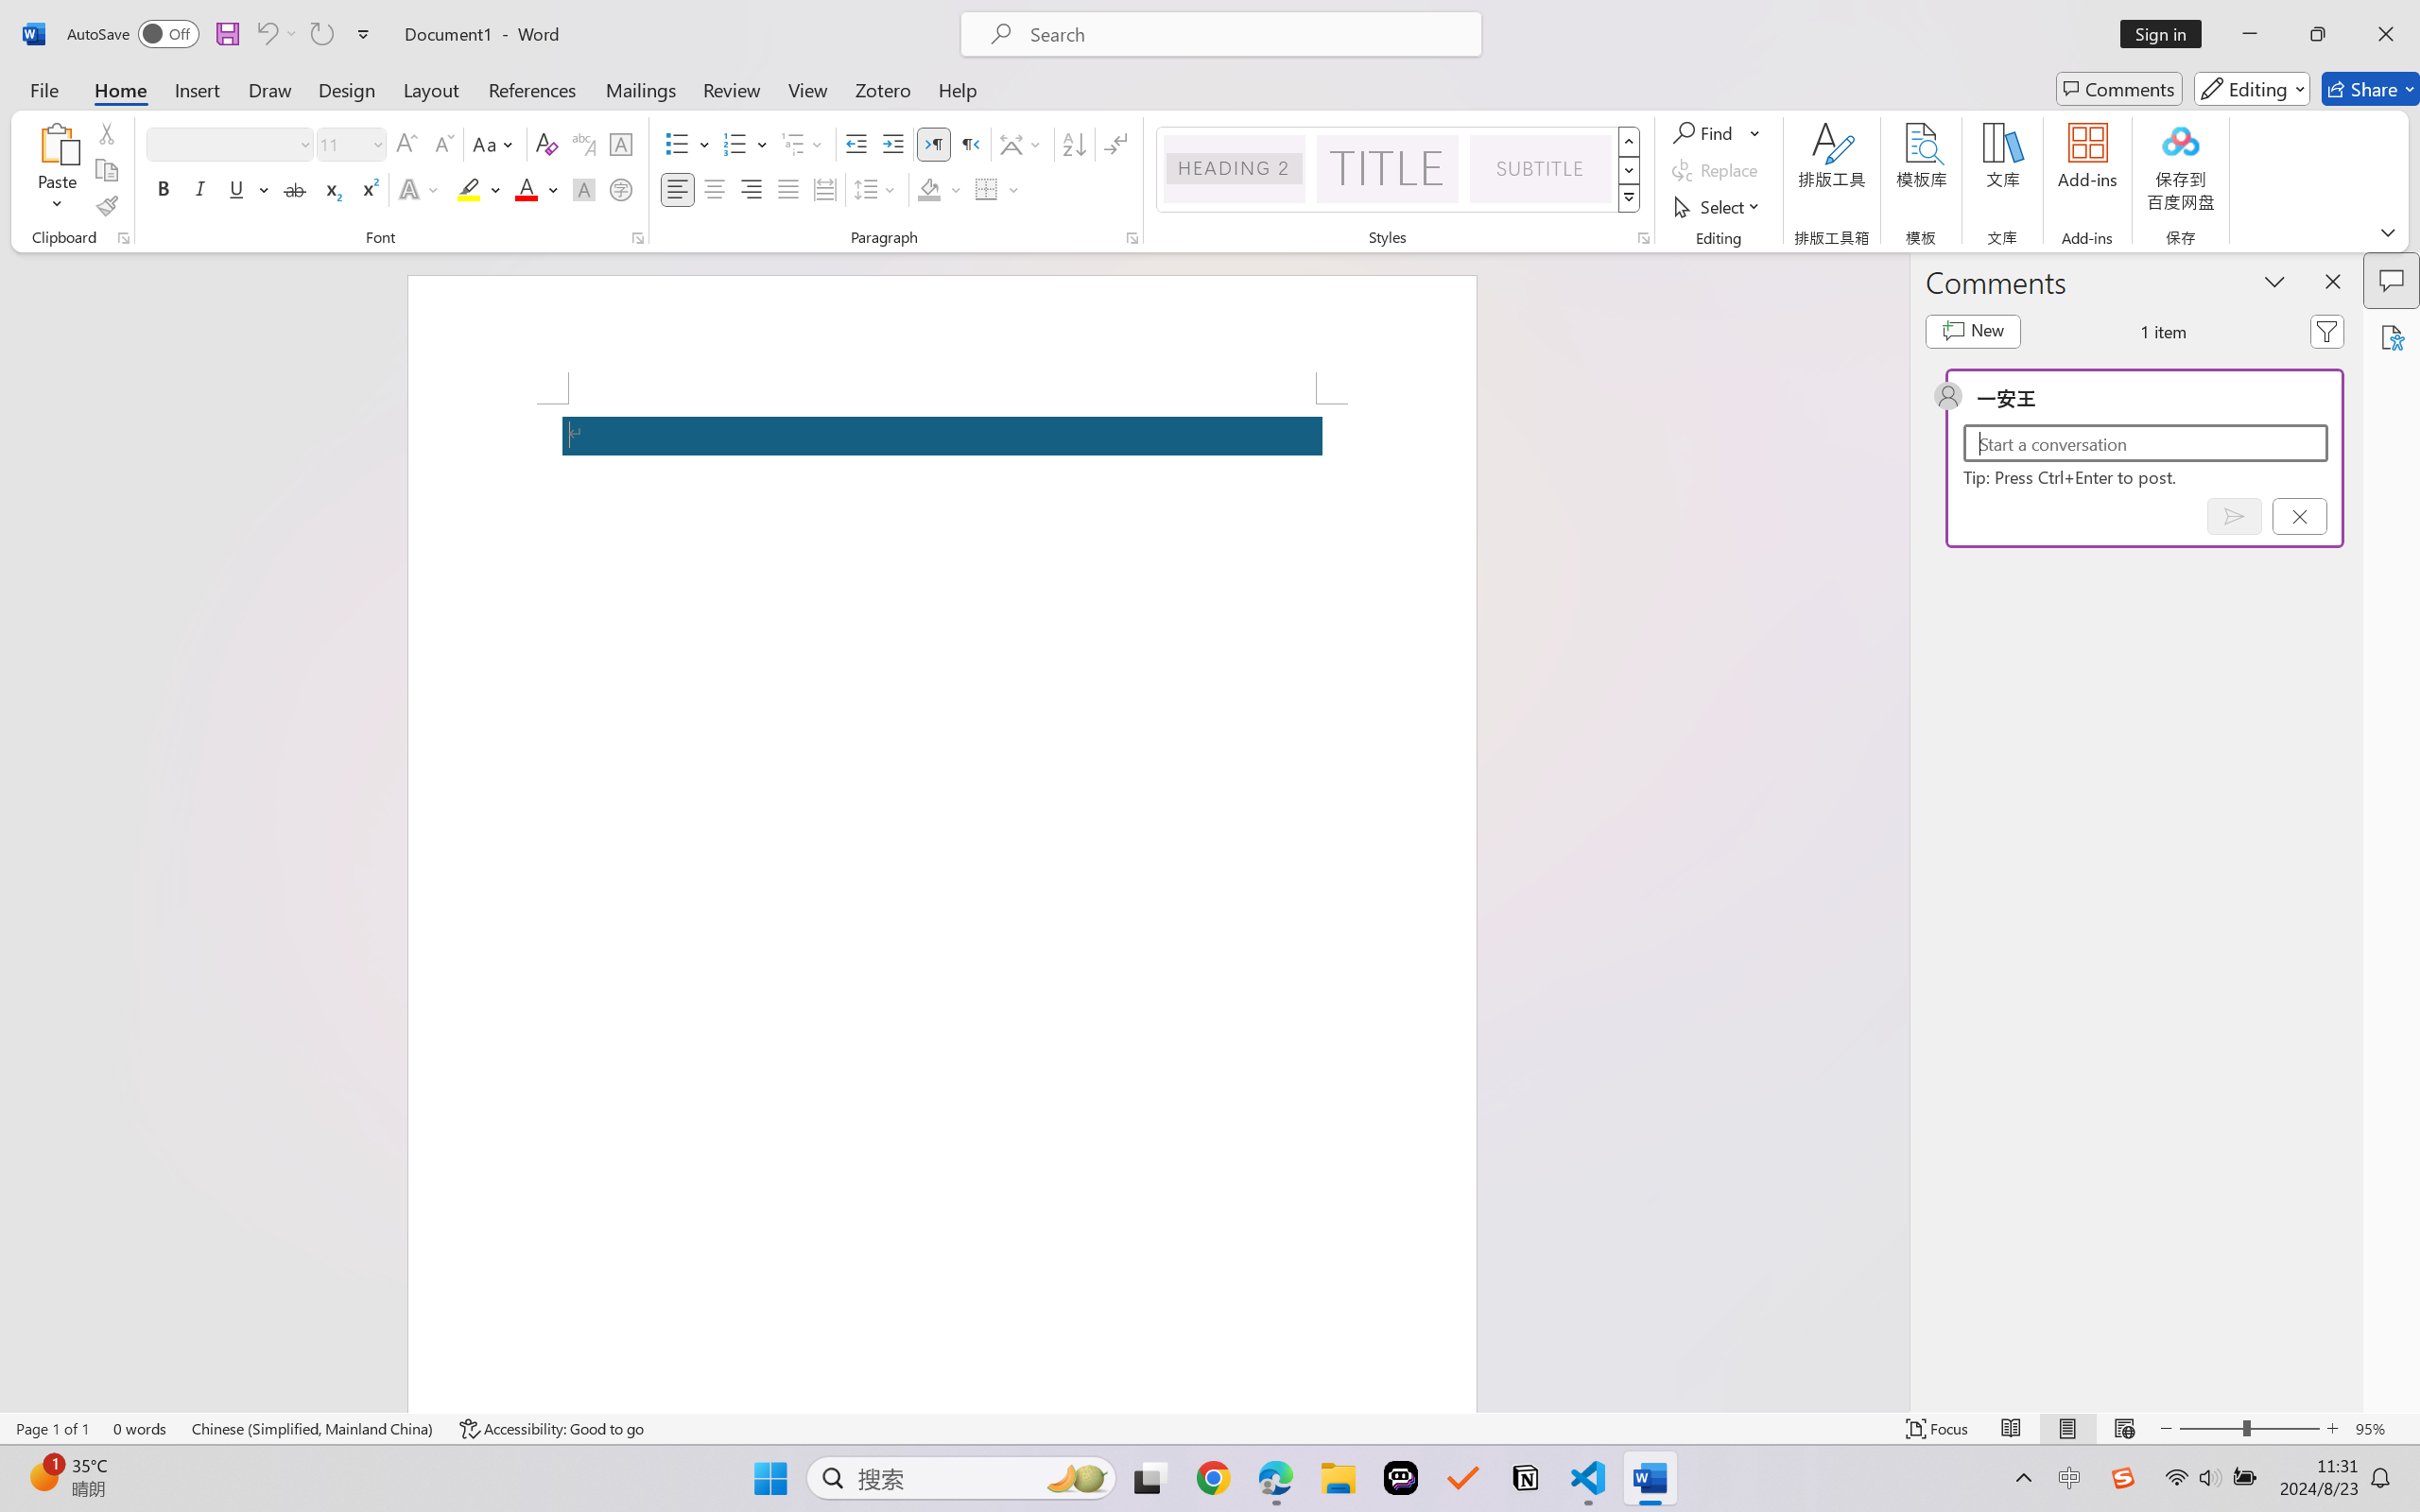 This screenshot has width=2420, height=1512. I want to click on 'Repeat Accessibility Checker', so click(320, 33).